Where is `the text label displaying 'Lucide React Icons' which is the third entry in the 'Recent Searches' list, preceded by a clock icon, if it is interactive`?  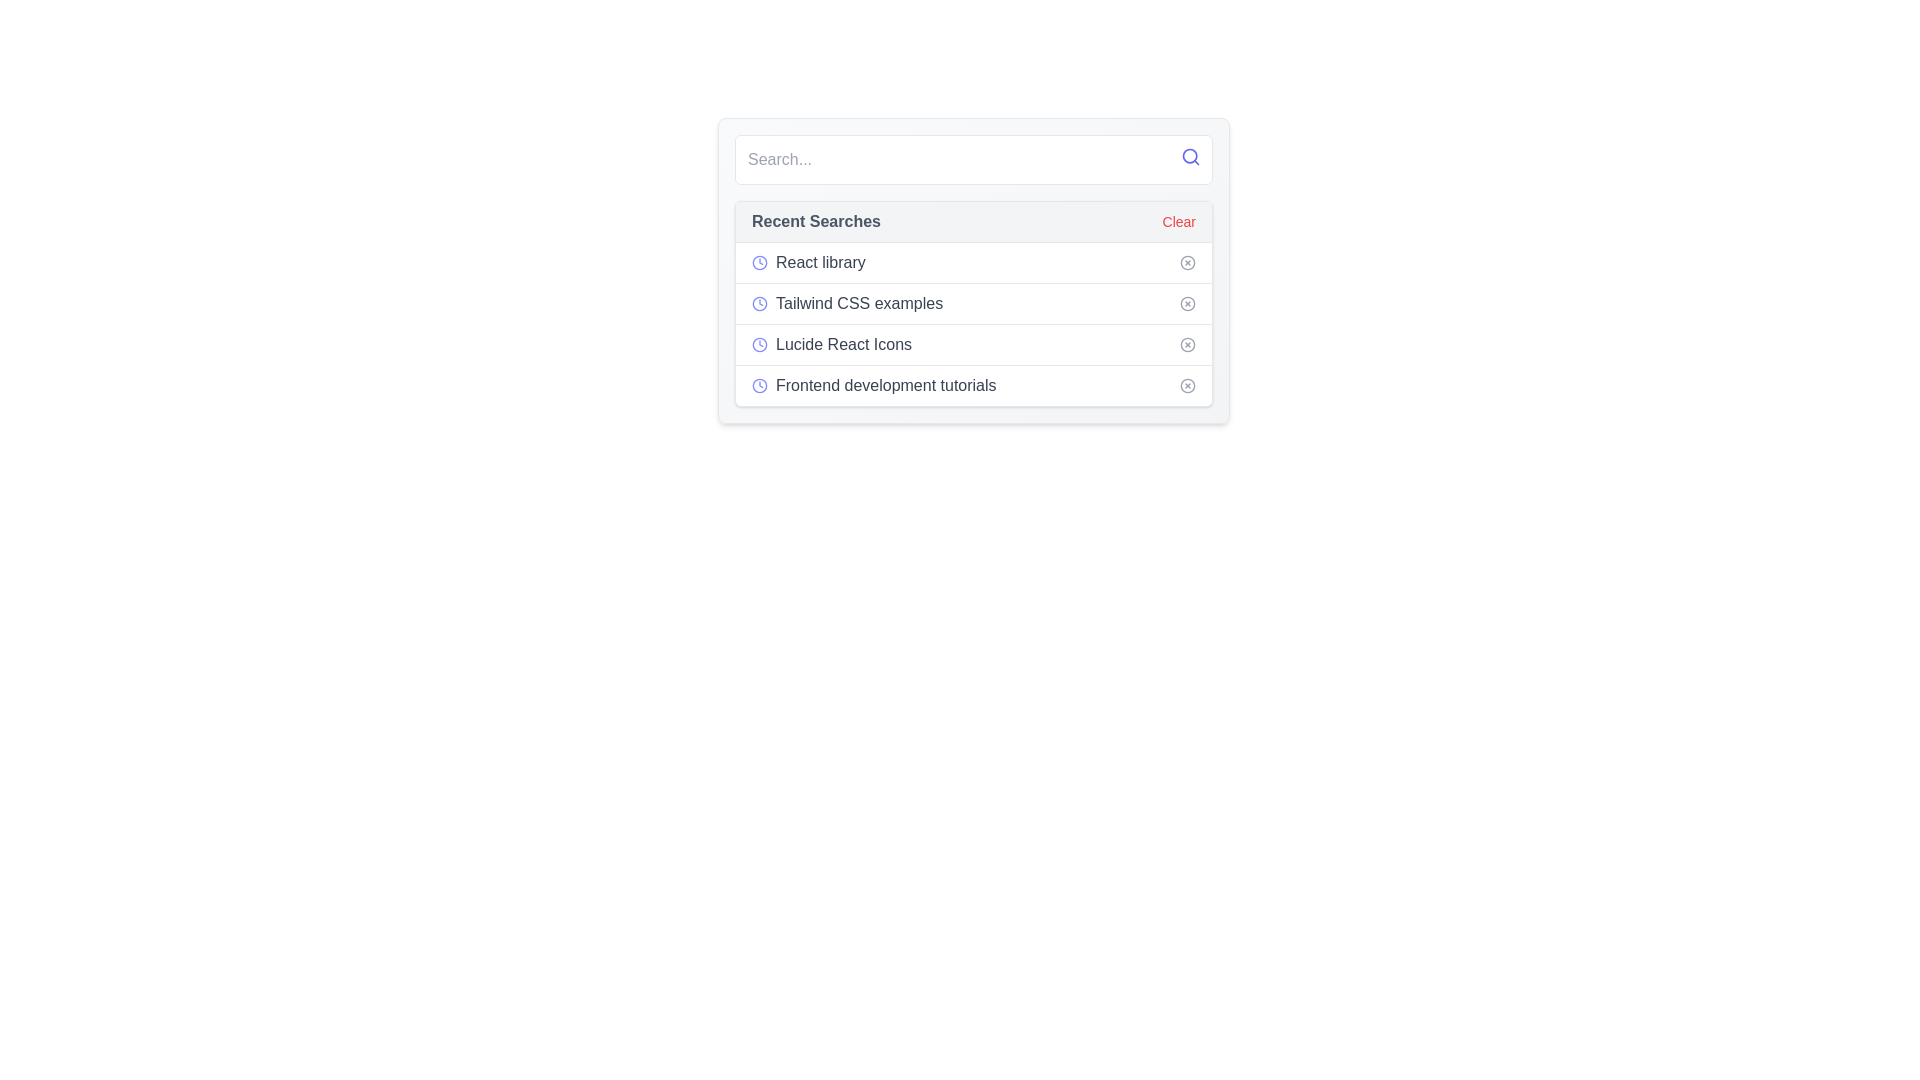
the text label displaying 'Lucide React Icons' which is the third entry in the 'Recent Searches' list, preceded by a clock icon, if it is interactive is located at coordinates (844, 343).